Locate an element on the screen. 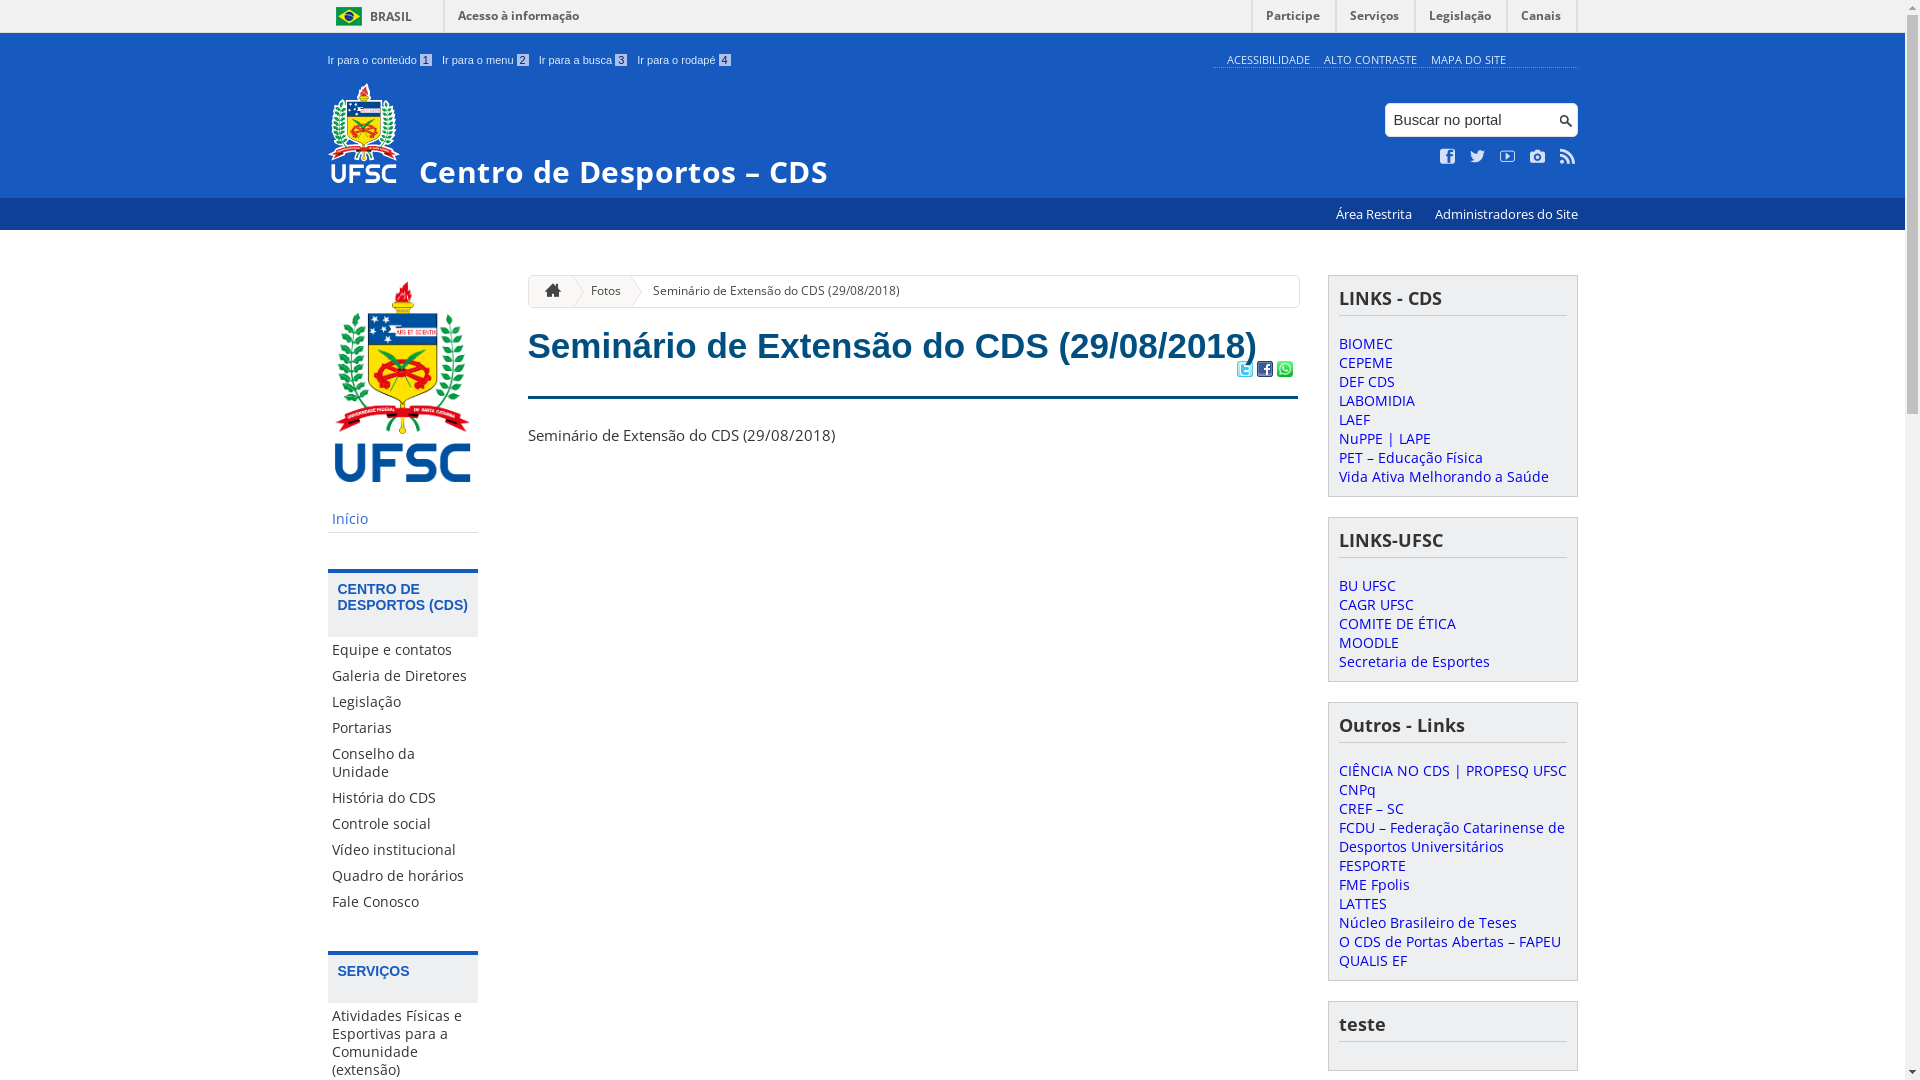  'Compartilhar no Twitter' is located at coordinates (1242, 370).